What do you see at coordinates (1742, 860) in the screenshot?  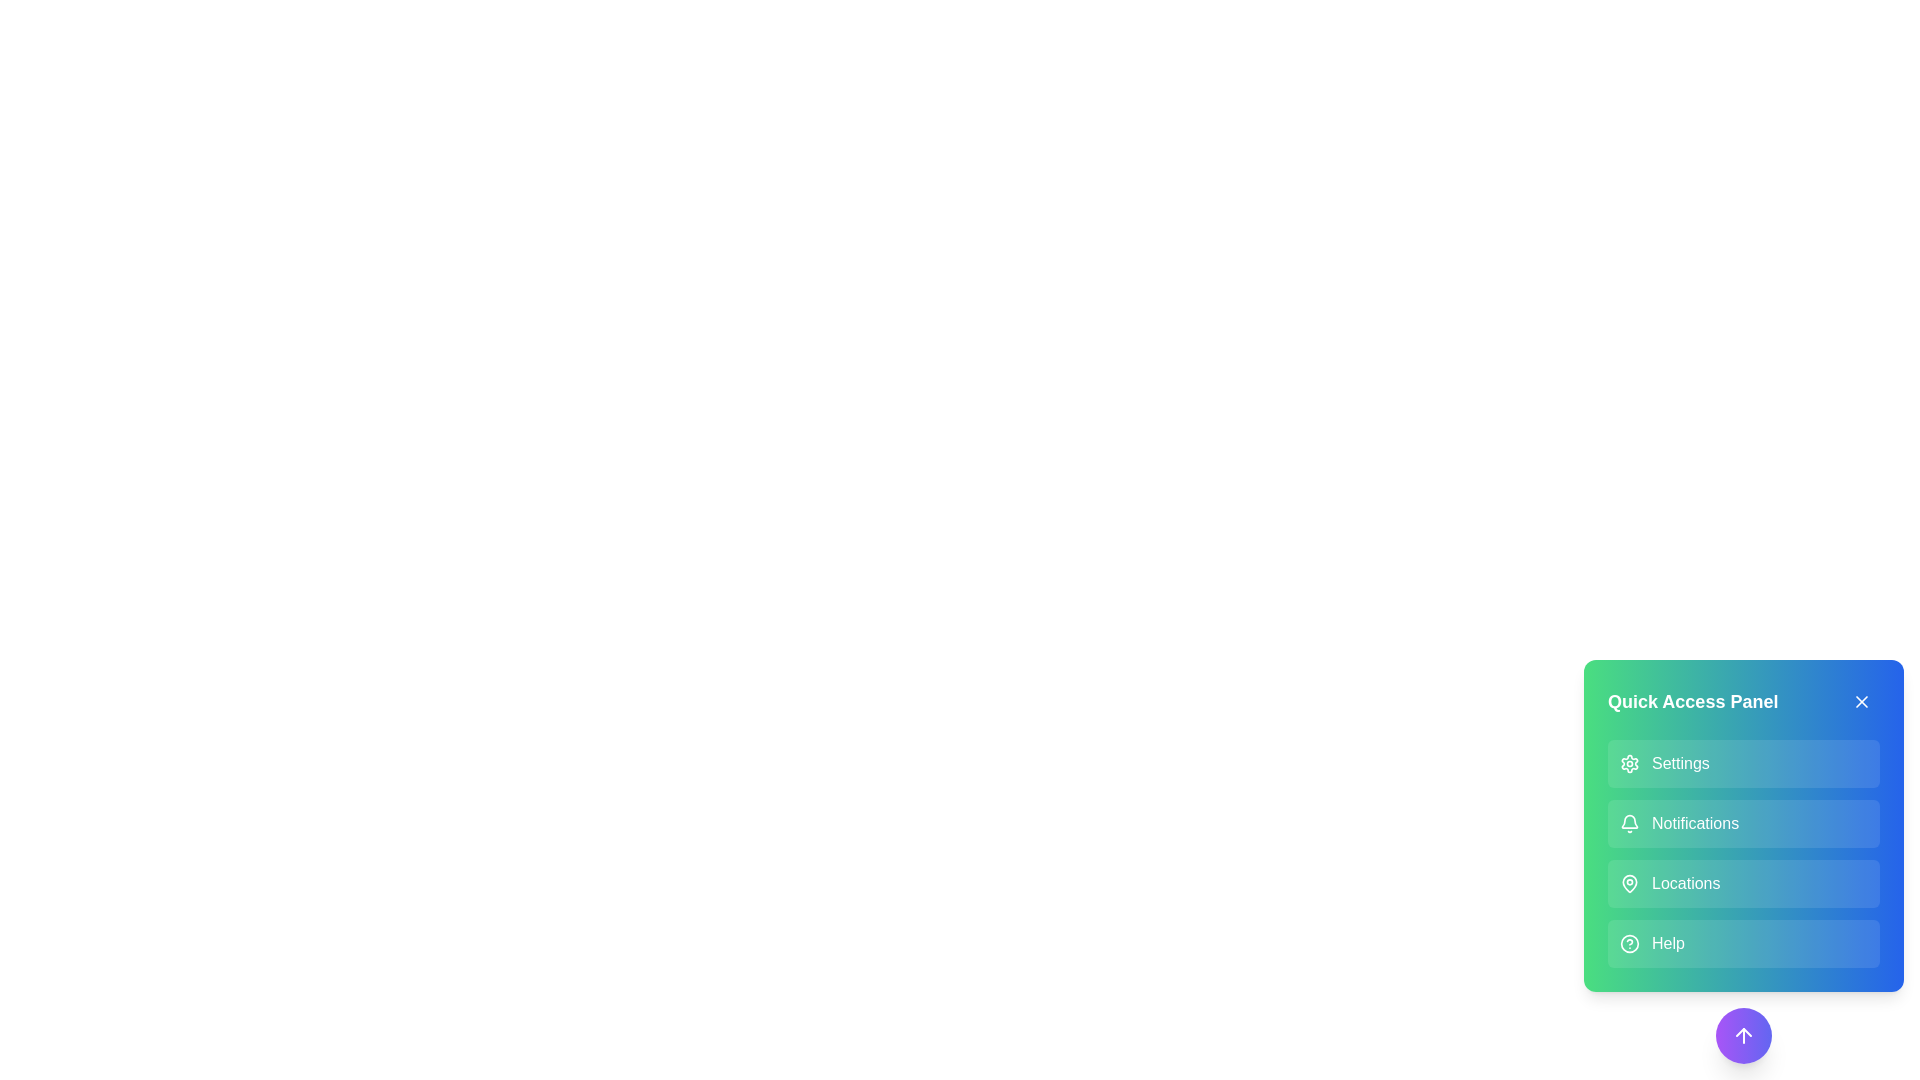 I see `the third button in the vertical alignment located on the bottom-right side of the interface` at bounding box center [1742, 860].